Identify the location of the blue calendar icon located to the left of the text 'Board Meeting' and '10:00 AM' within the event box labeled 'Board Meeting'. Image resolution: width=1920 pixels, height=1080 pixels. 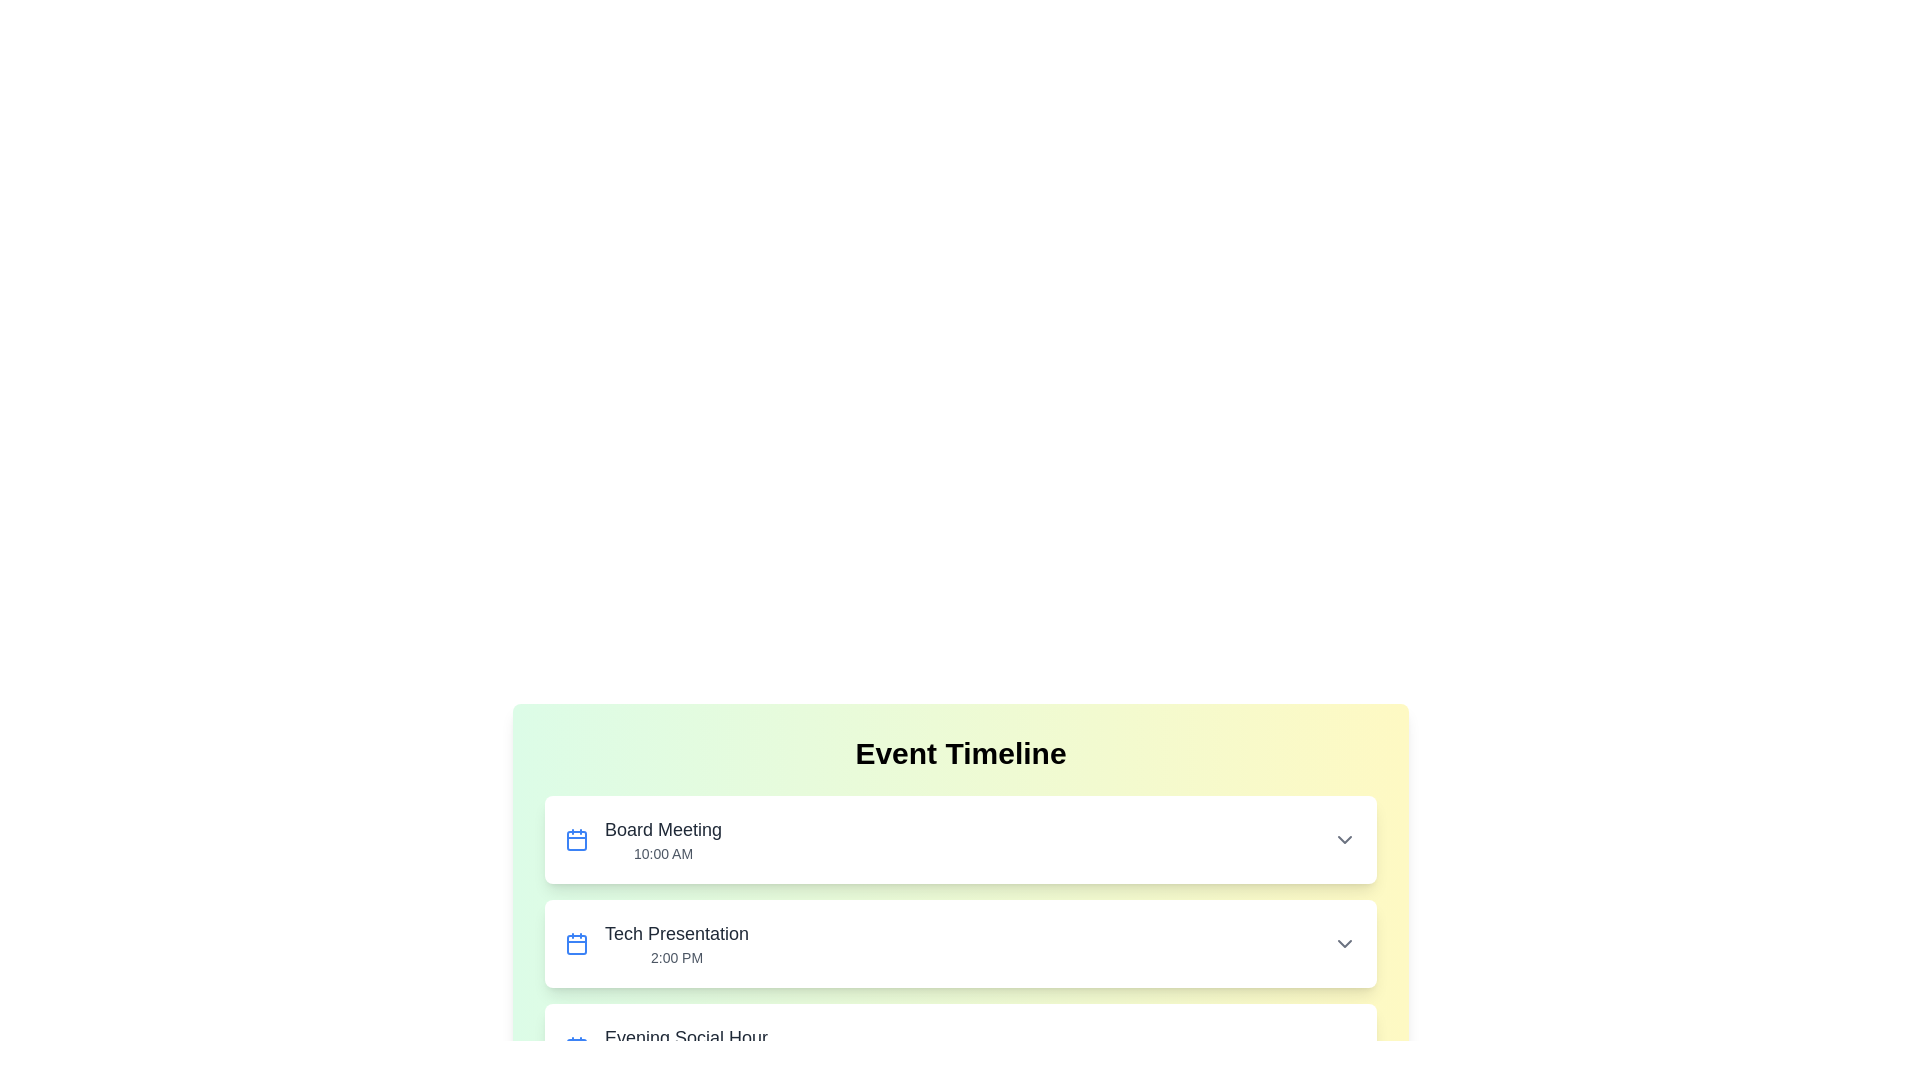
(575, 840).